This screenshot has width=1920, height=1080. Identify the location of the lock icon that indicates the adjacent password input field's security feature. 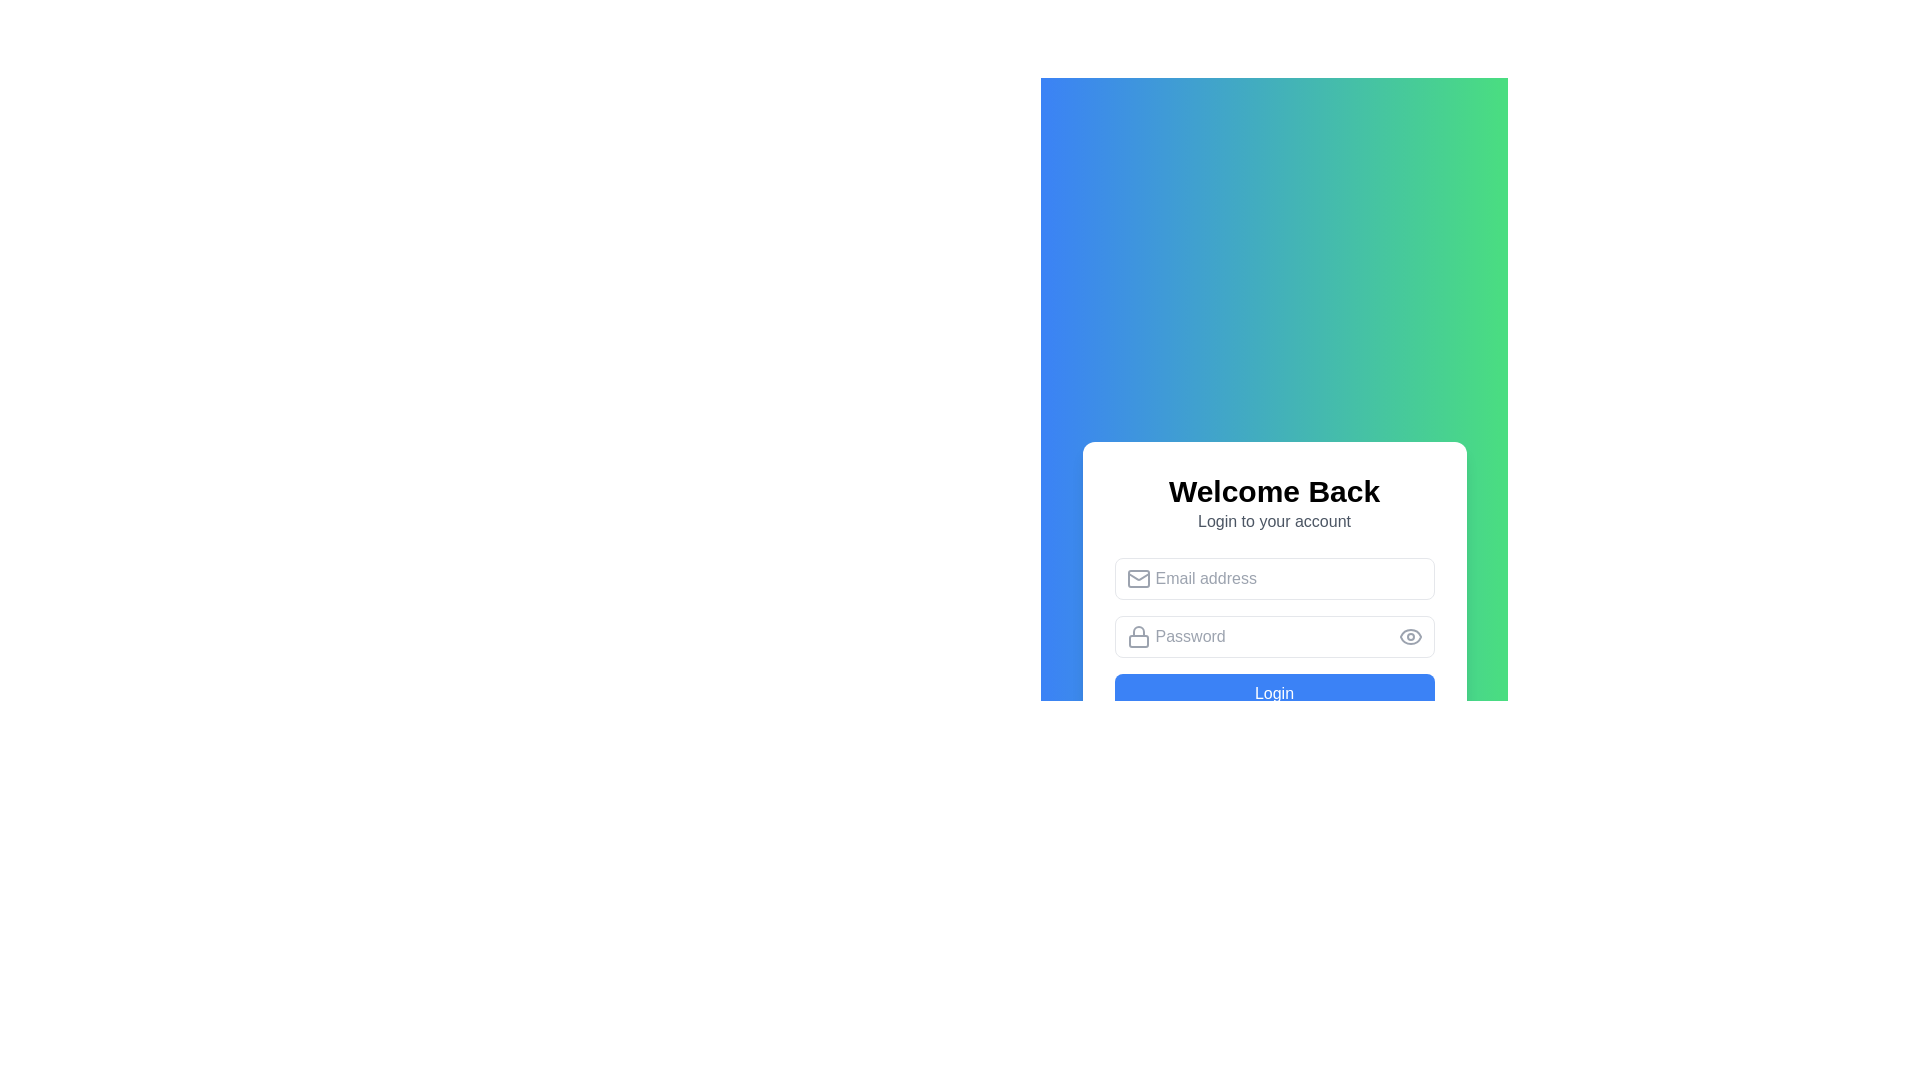
(1138, 636).